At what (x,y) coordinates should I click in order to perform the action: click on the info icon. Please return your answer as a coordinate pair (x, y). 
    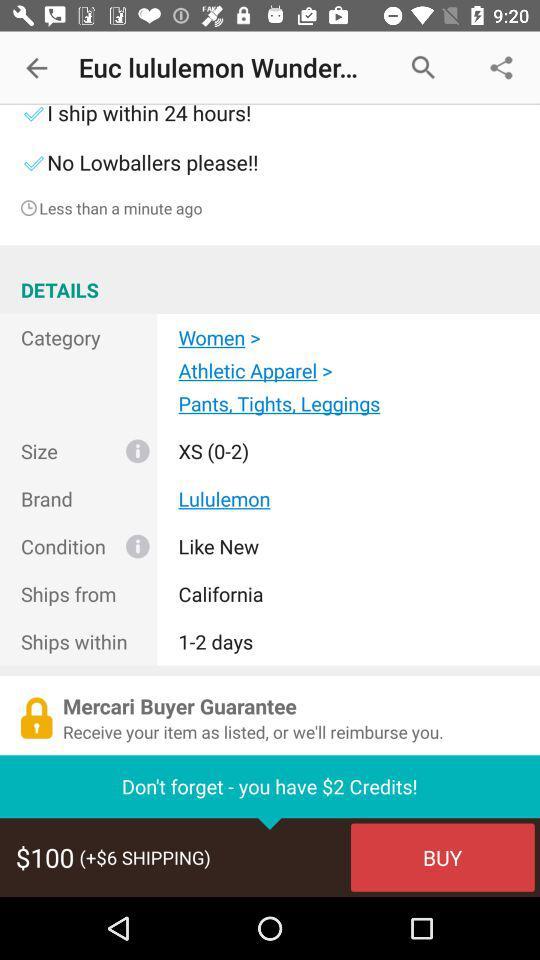
    Looking at the image, I should click on (136, 546).